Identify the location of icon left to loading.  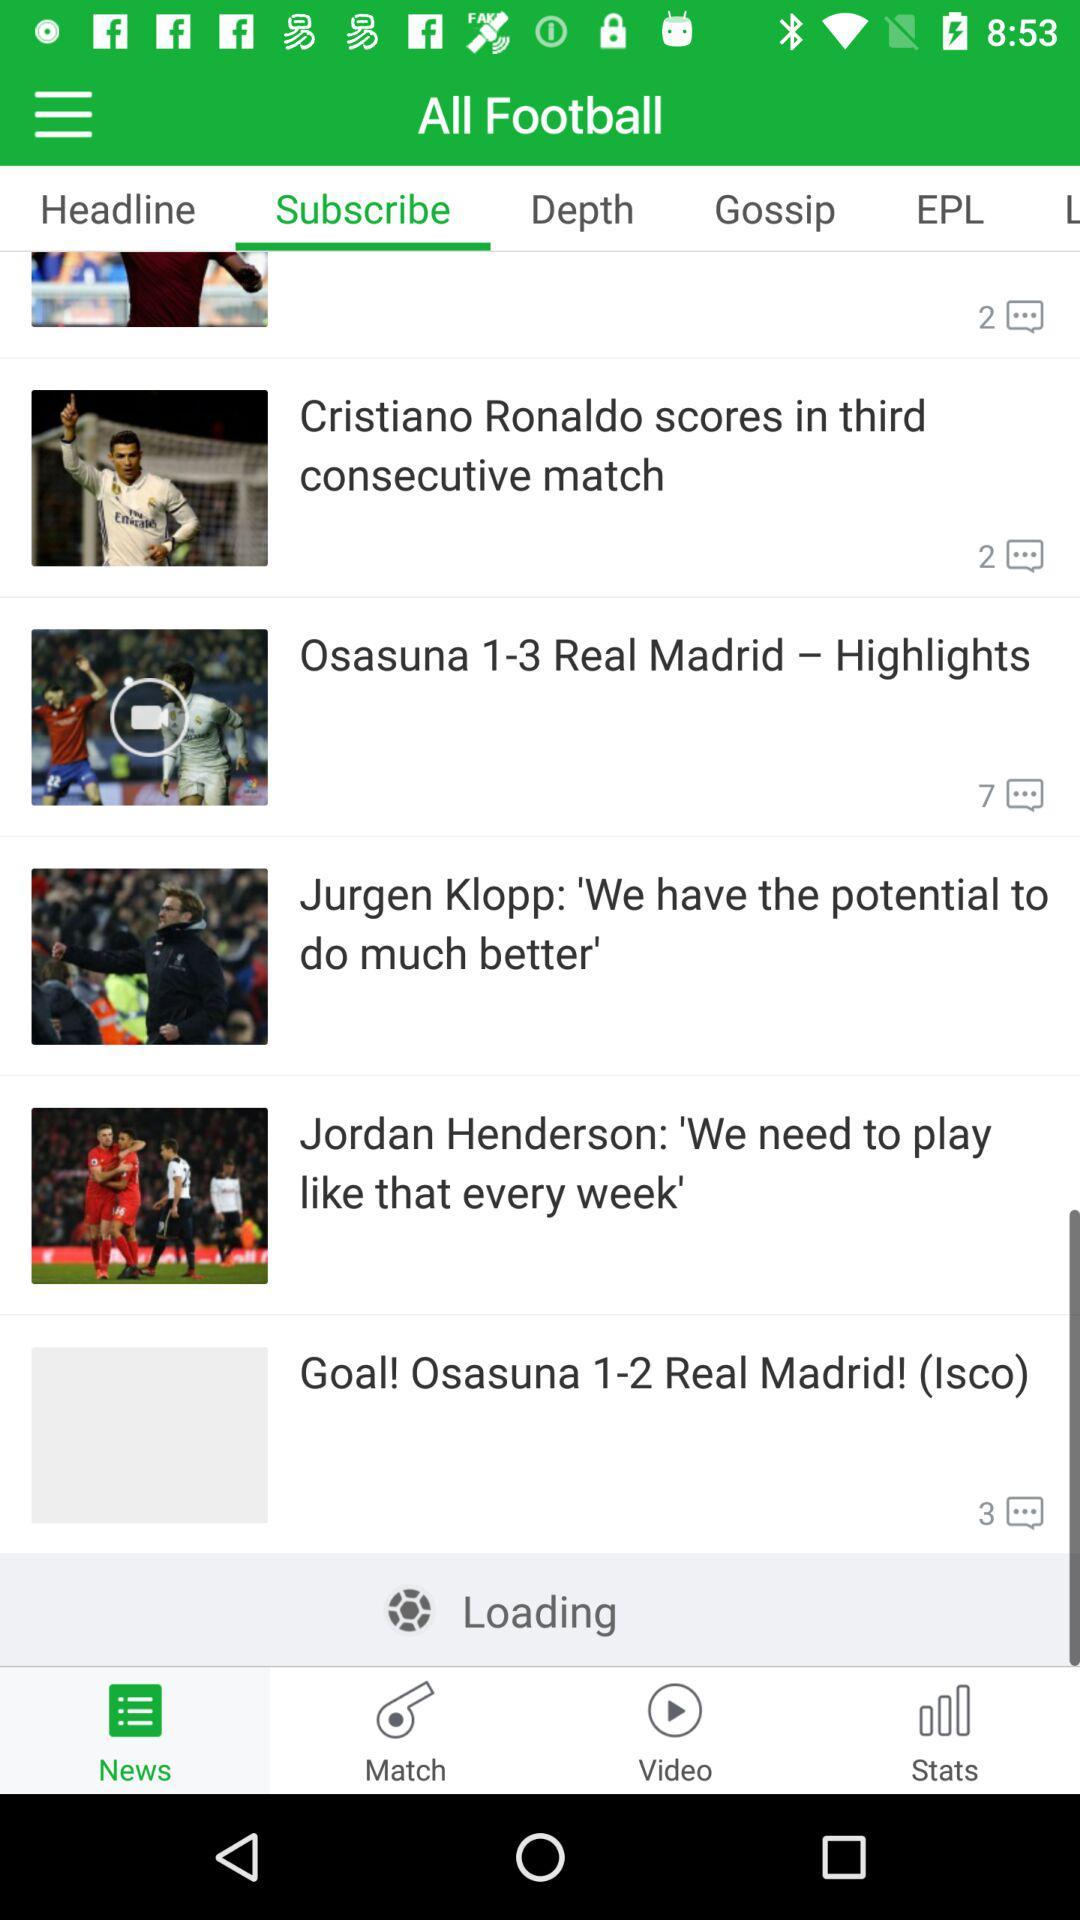
(408, 1610).